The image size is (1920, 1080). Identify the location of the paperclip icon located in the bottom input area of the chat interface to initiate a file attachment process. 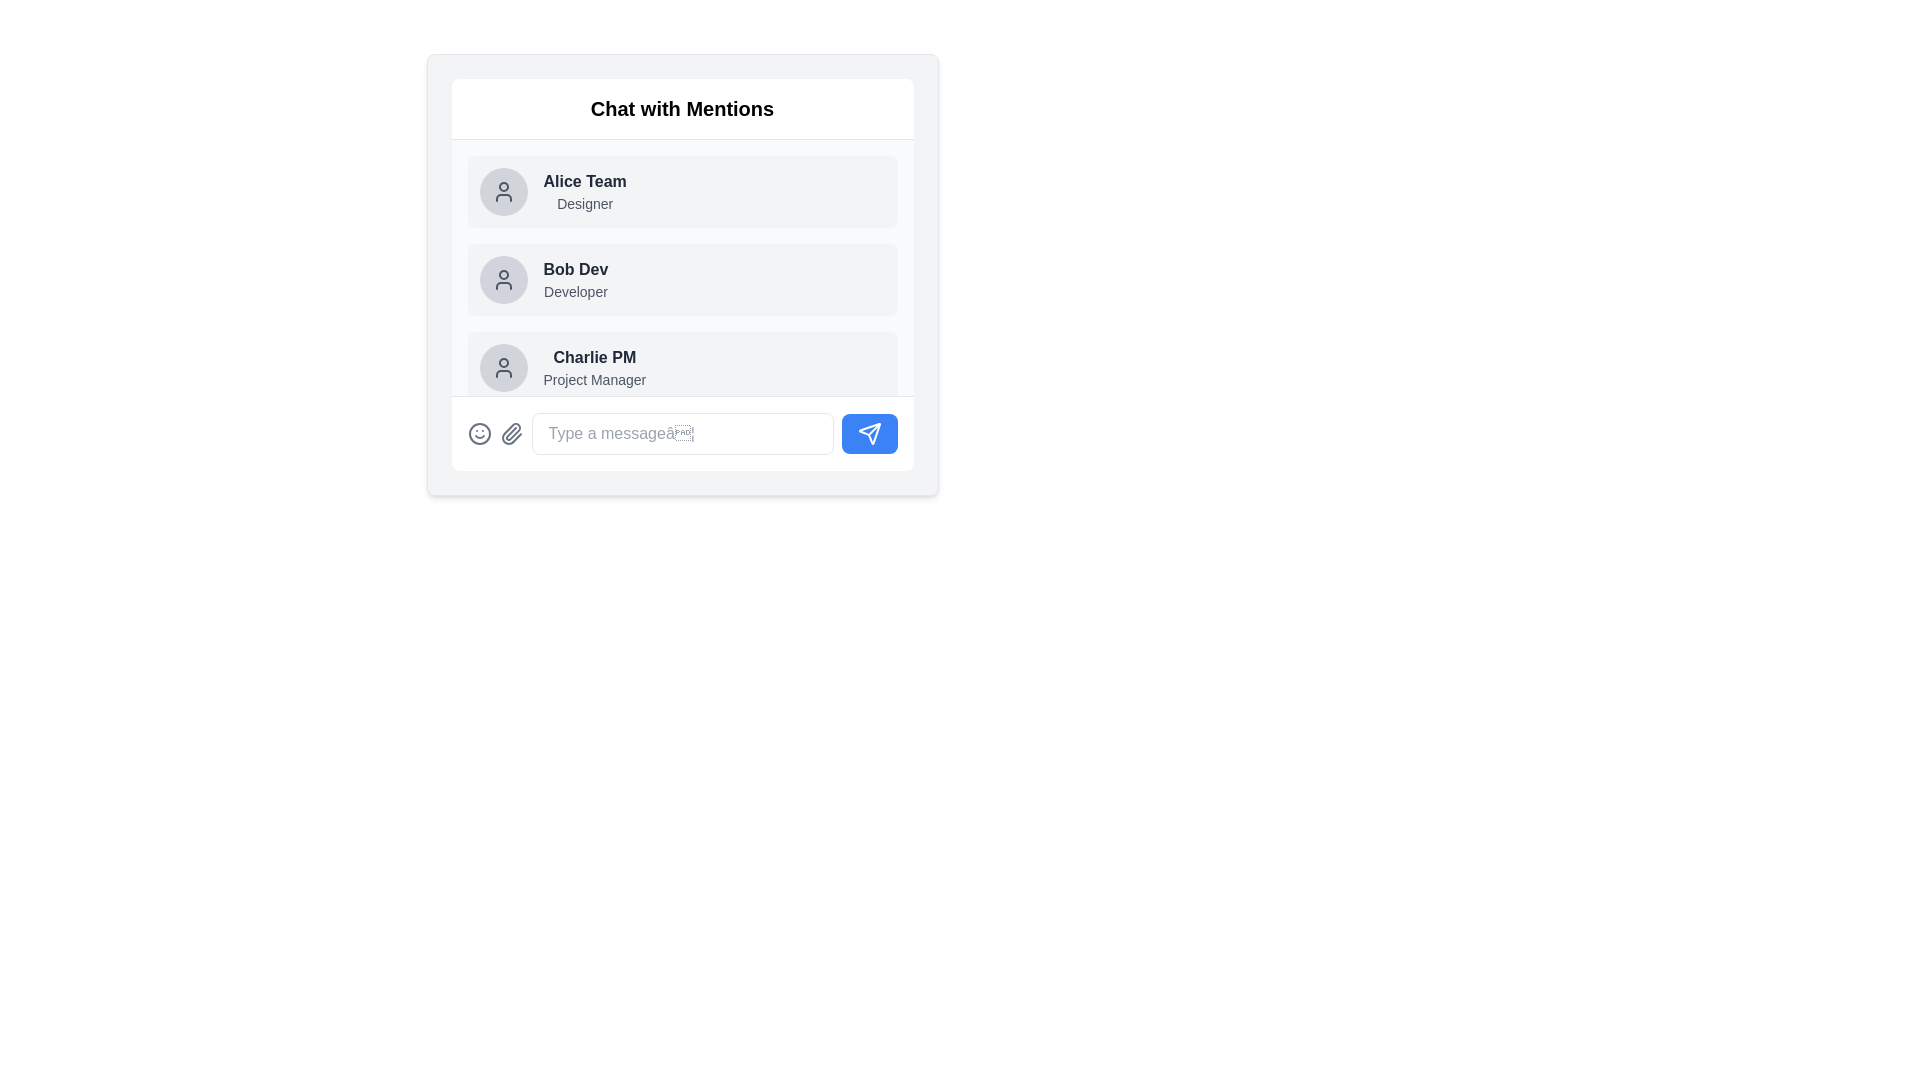
(510, 433).